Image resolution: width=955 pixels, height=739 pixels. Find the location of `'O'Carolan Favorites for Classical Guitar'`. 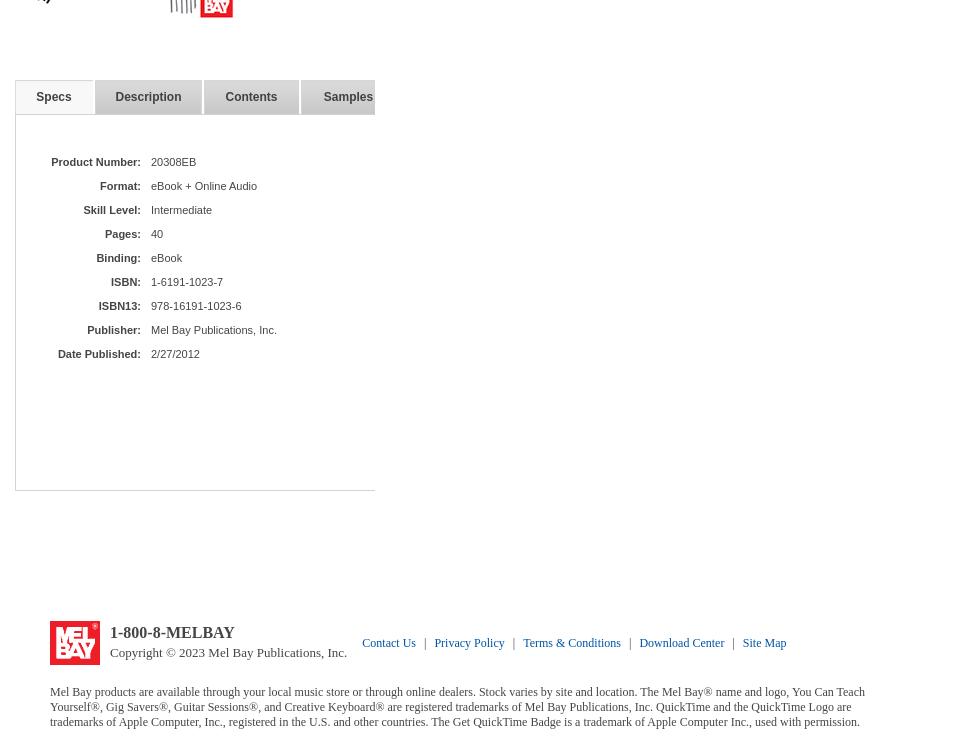

'O'Carolan Favorites for Classical Guitar' is located at coordinates (867, 458).